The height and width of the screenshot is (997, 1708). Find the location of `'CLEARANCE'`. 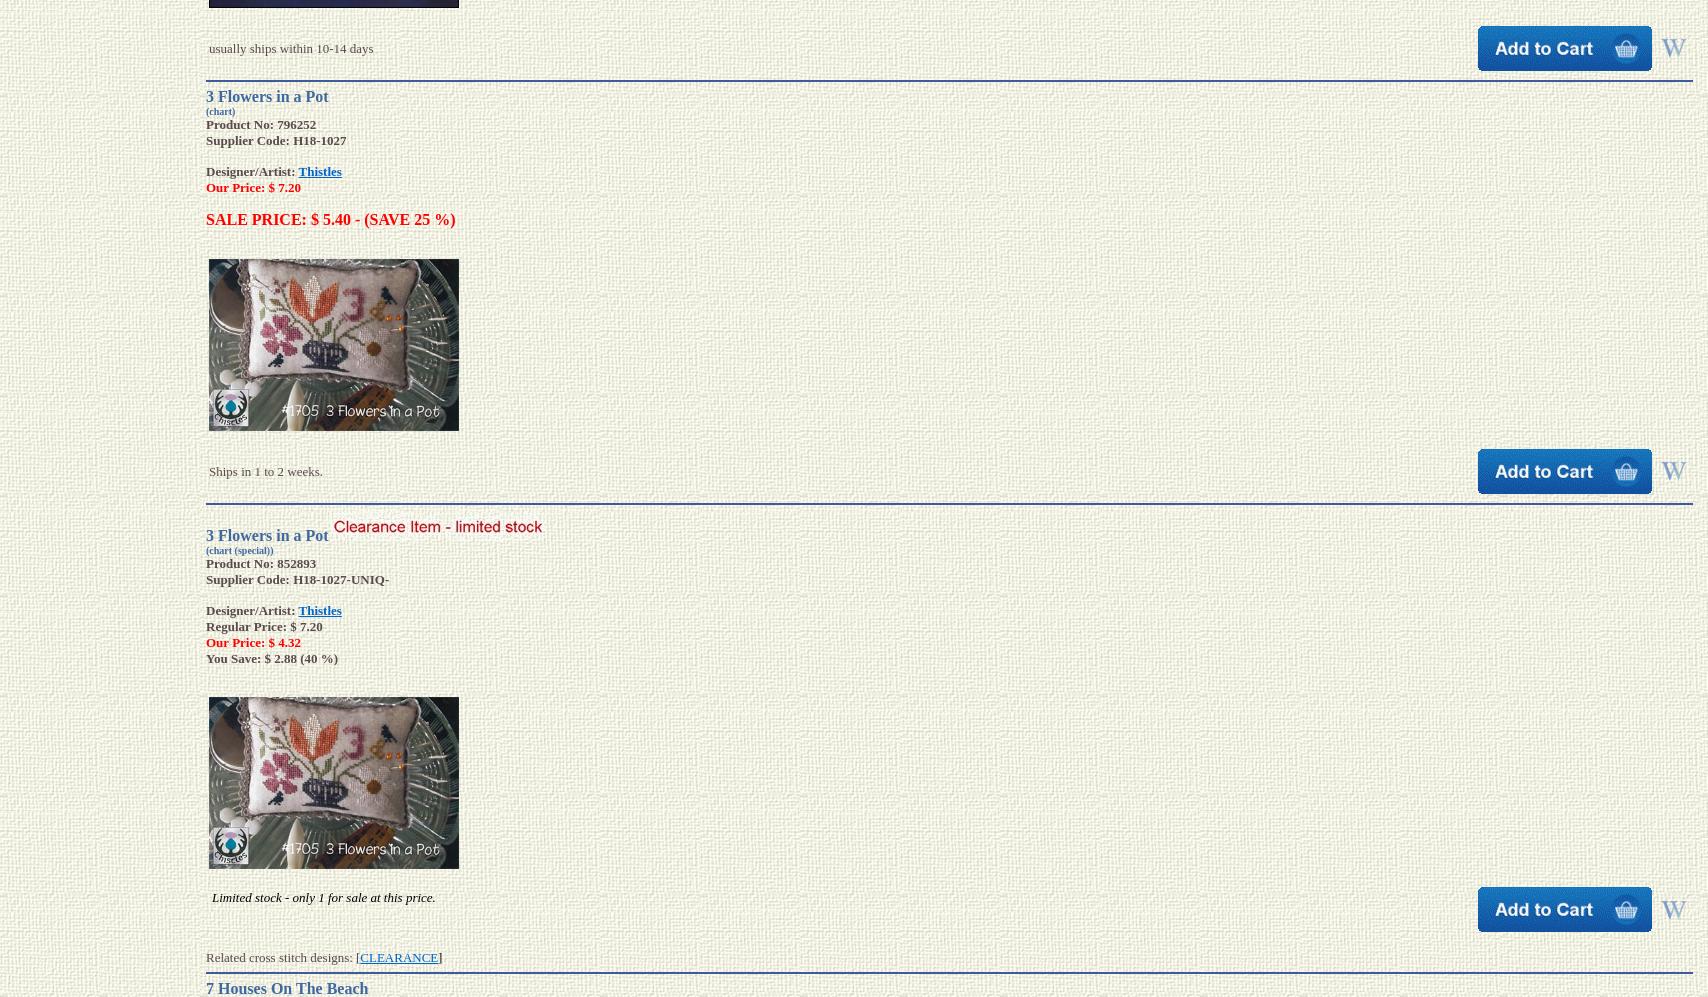

'CLEARANCE' is located at coordinates (398, 956).